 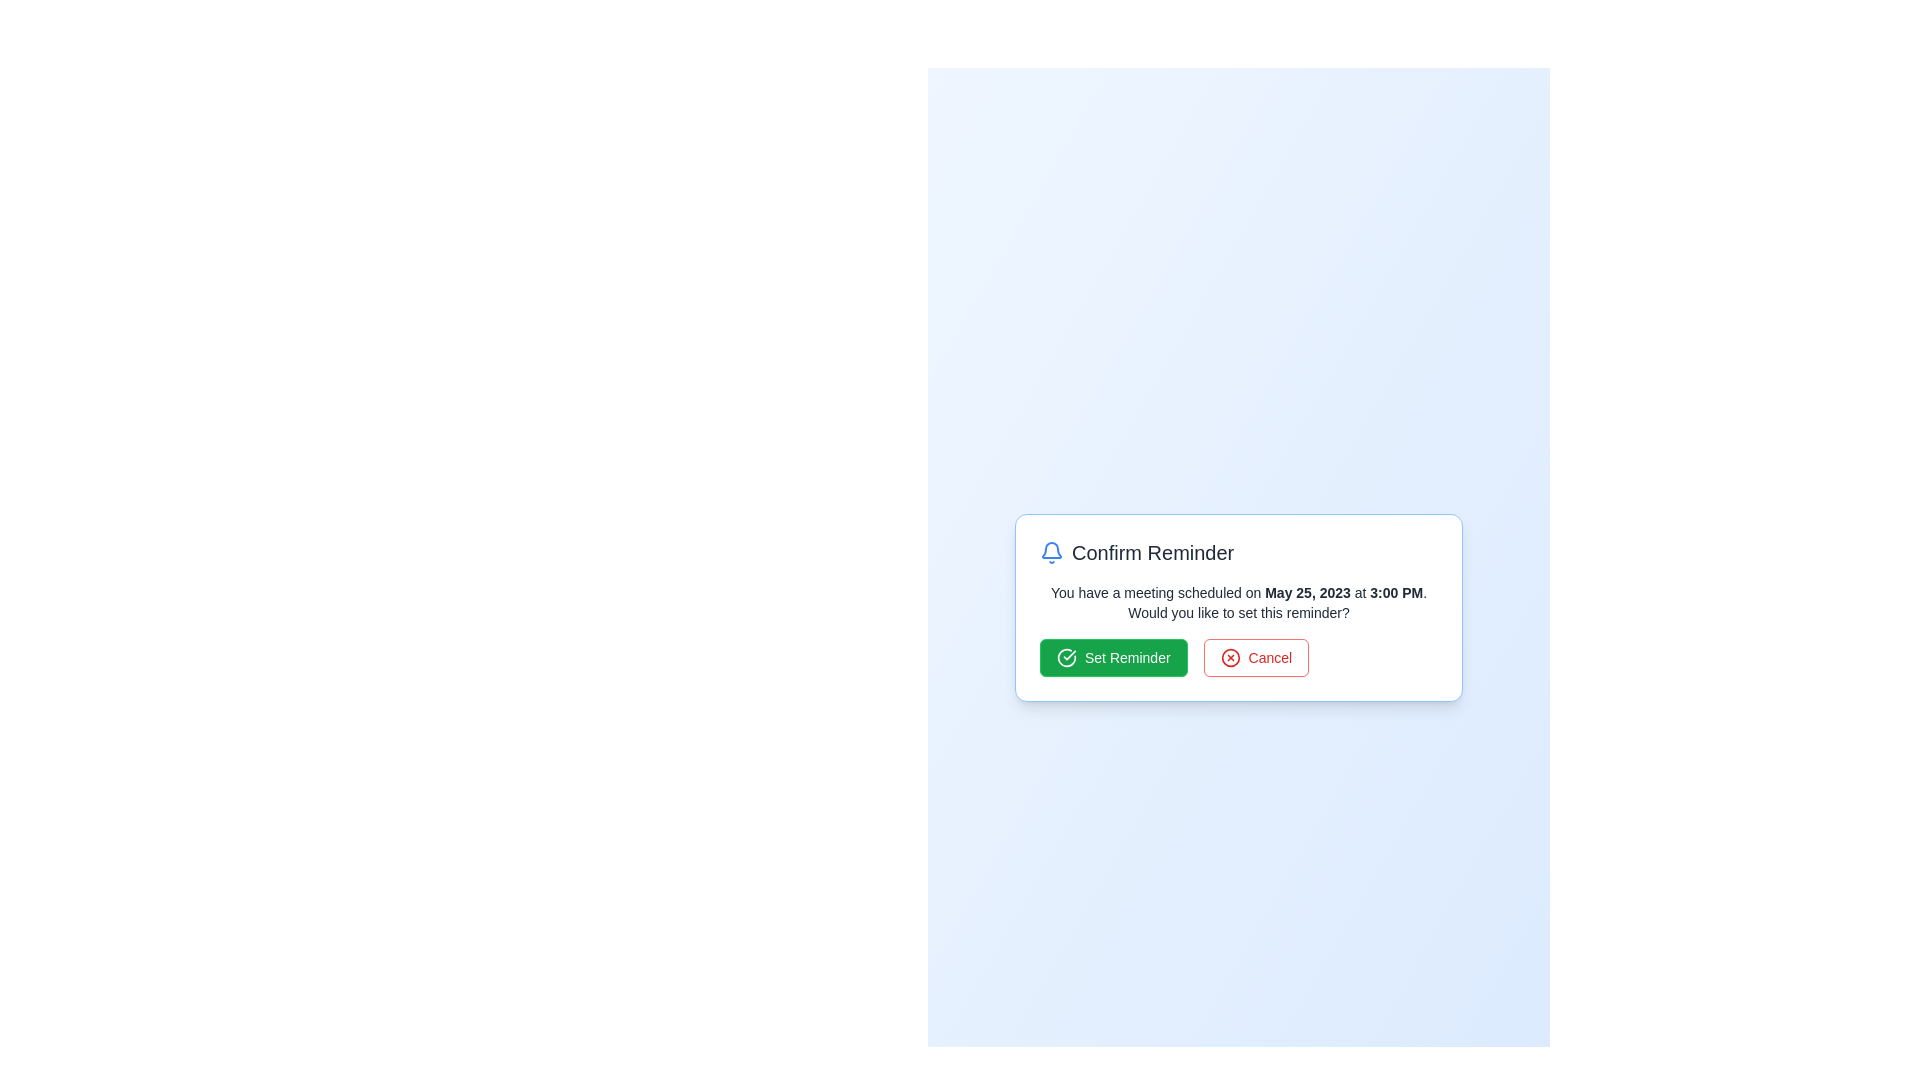 I want to click on the header text label that conveys the purpose of confirming a reminder for a scheduled meeting, located to the right of a bell icon within the notification card interface, so click(x=1153, y=552).